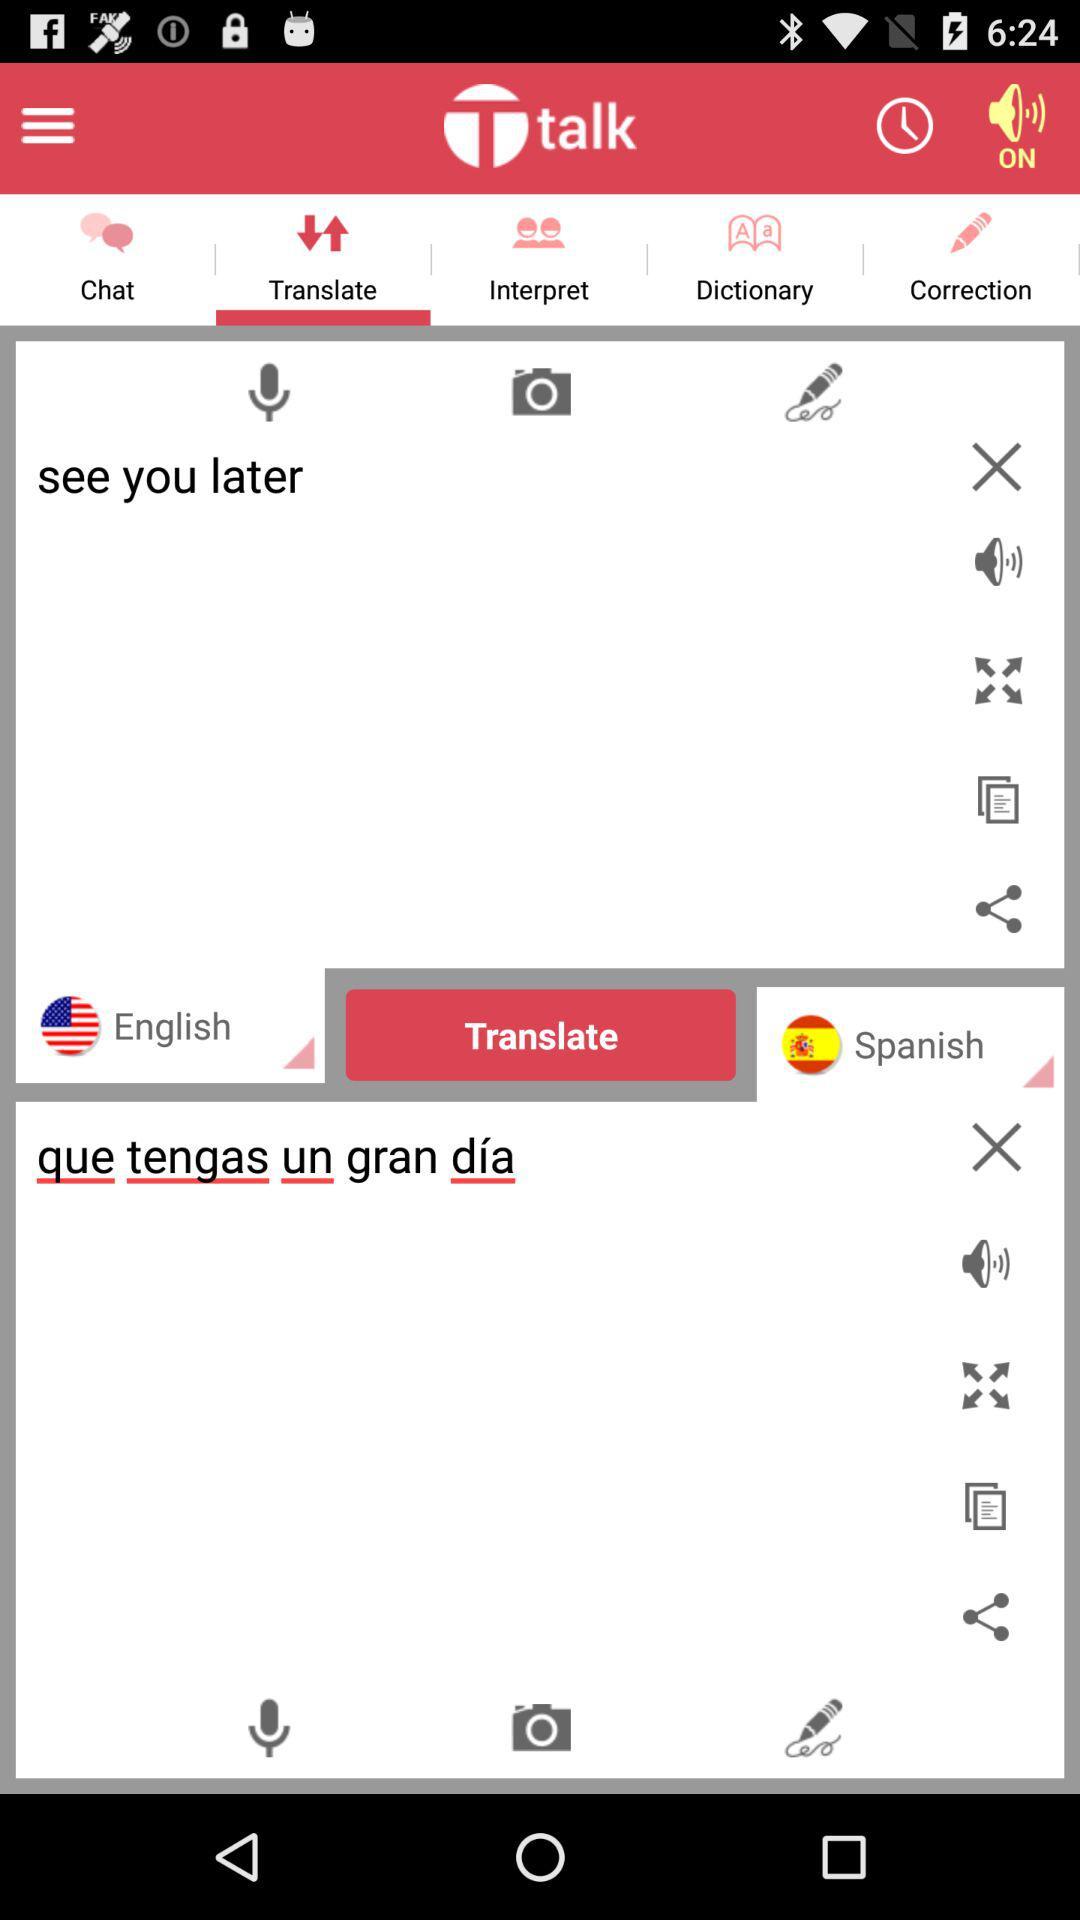 This screenshot has width=1080, height=1920. I want to click on the share icon, so click(998, 972).